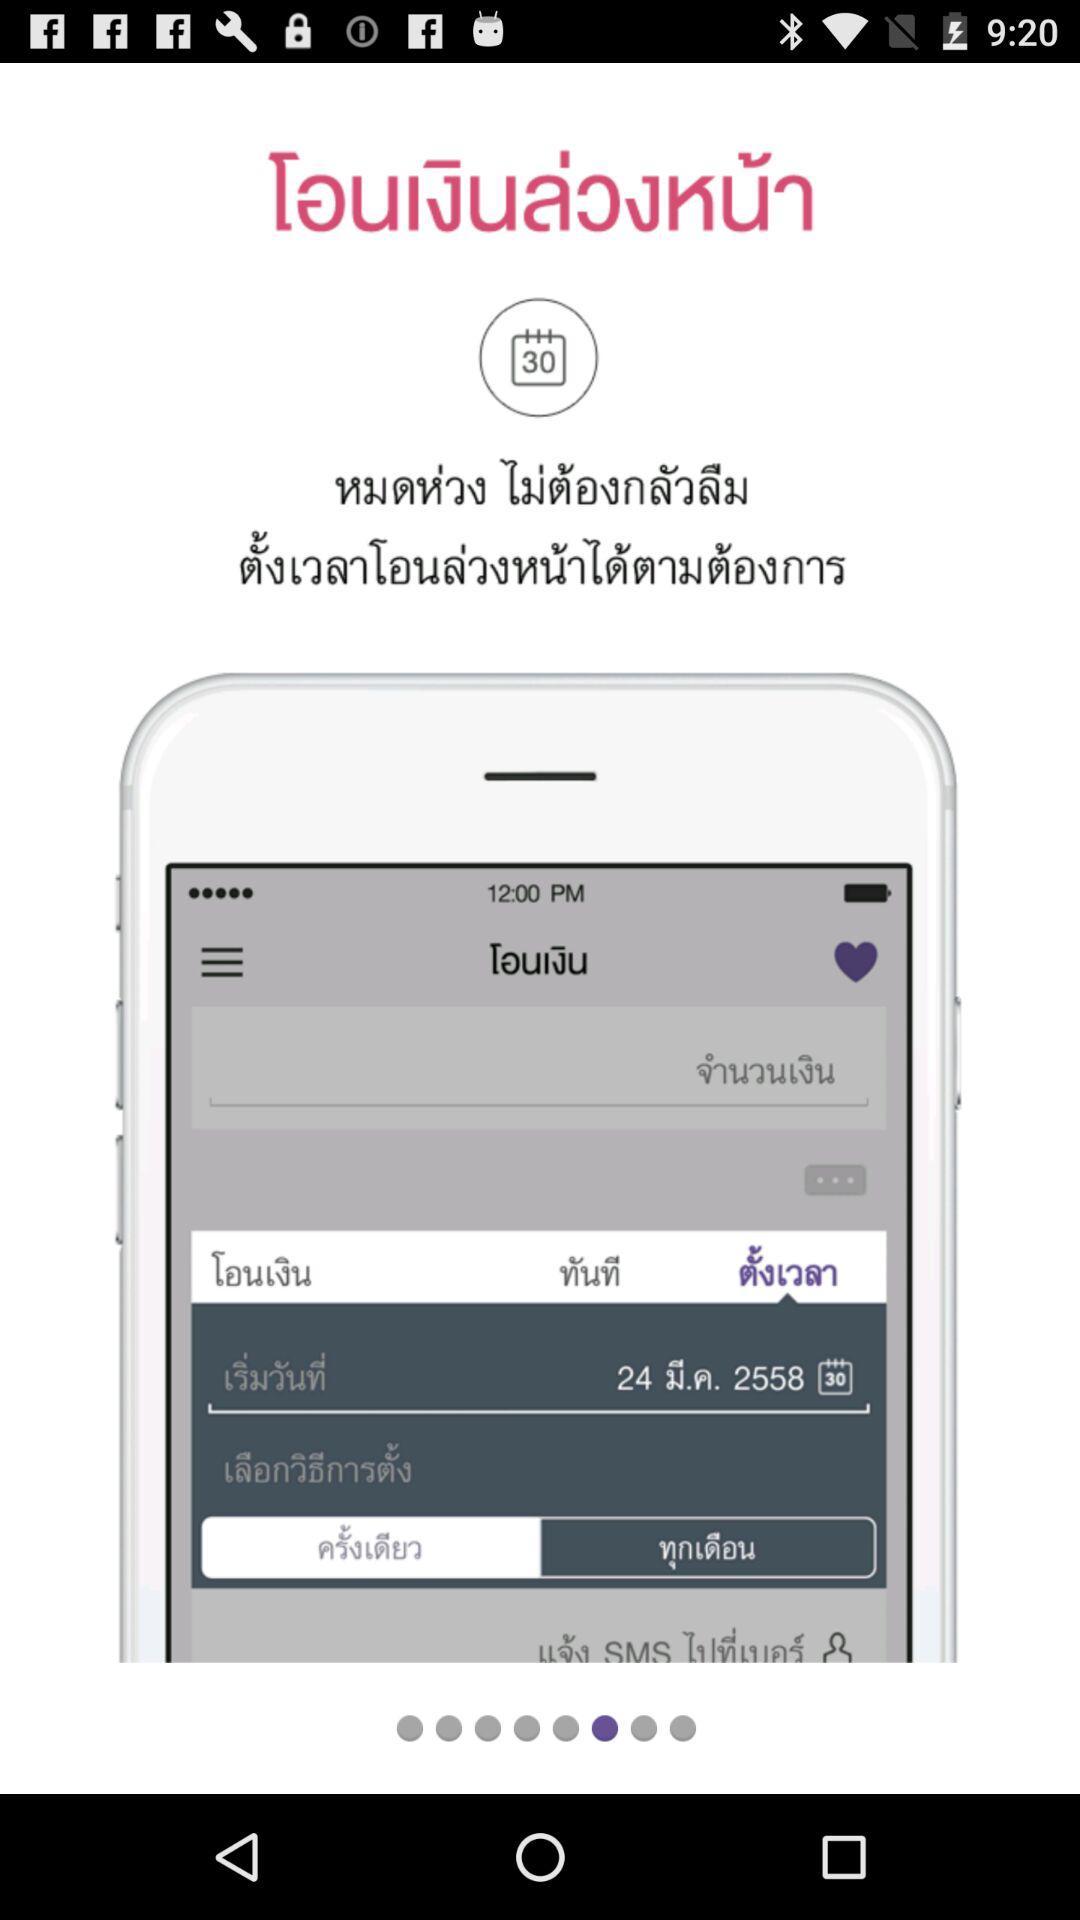 The image size is (1080, 1920). I want to click on go back, so click(525, 1727).